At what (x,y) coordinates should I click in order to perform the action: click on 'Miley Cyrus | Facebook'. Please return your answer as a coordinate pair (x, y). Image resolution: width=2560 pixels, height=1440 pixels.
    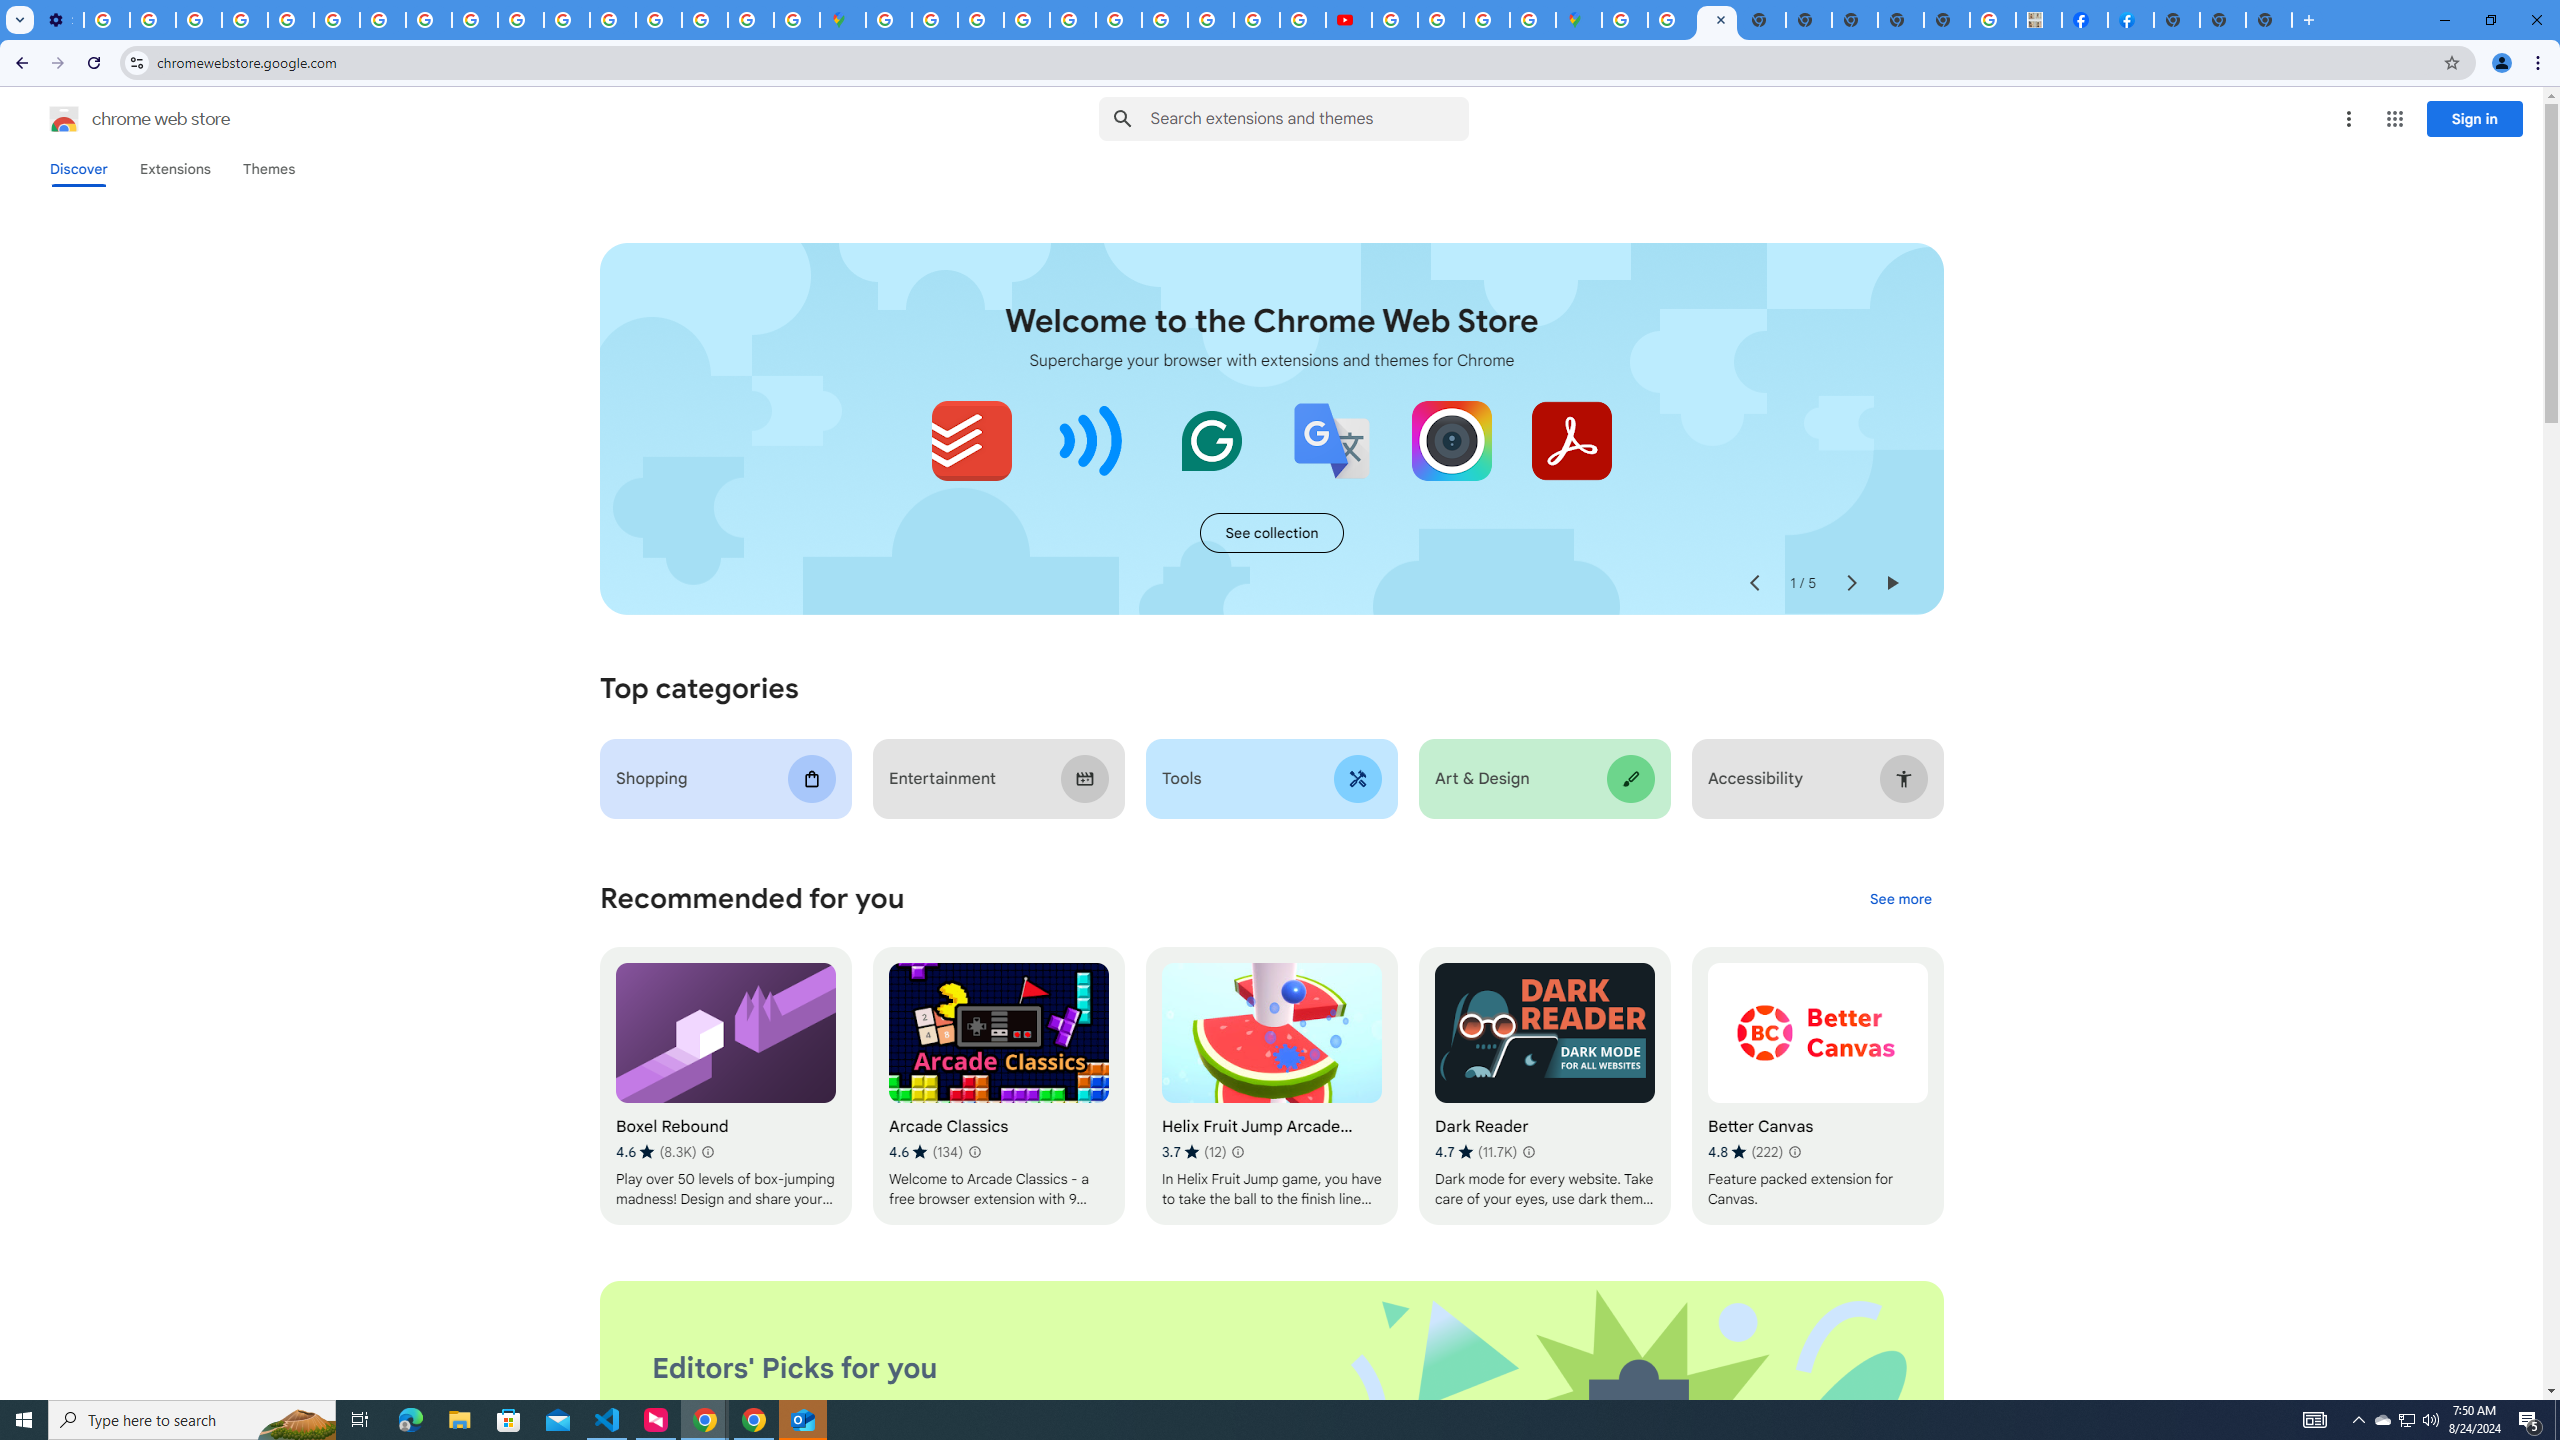
    Looking at the image, I should click on (2084, 19).